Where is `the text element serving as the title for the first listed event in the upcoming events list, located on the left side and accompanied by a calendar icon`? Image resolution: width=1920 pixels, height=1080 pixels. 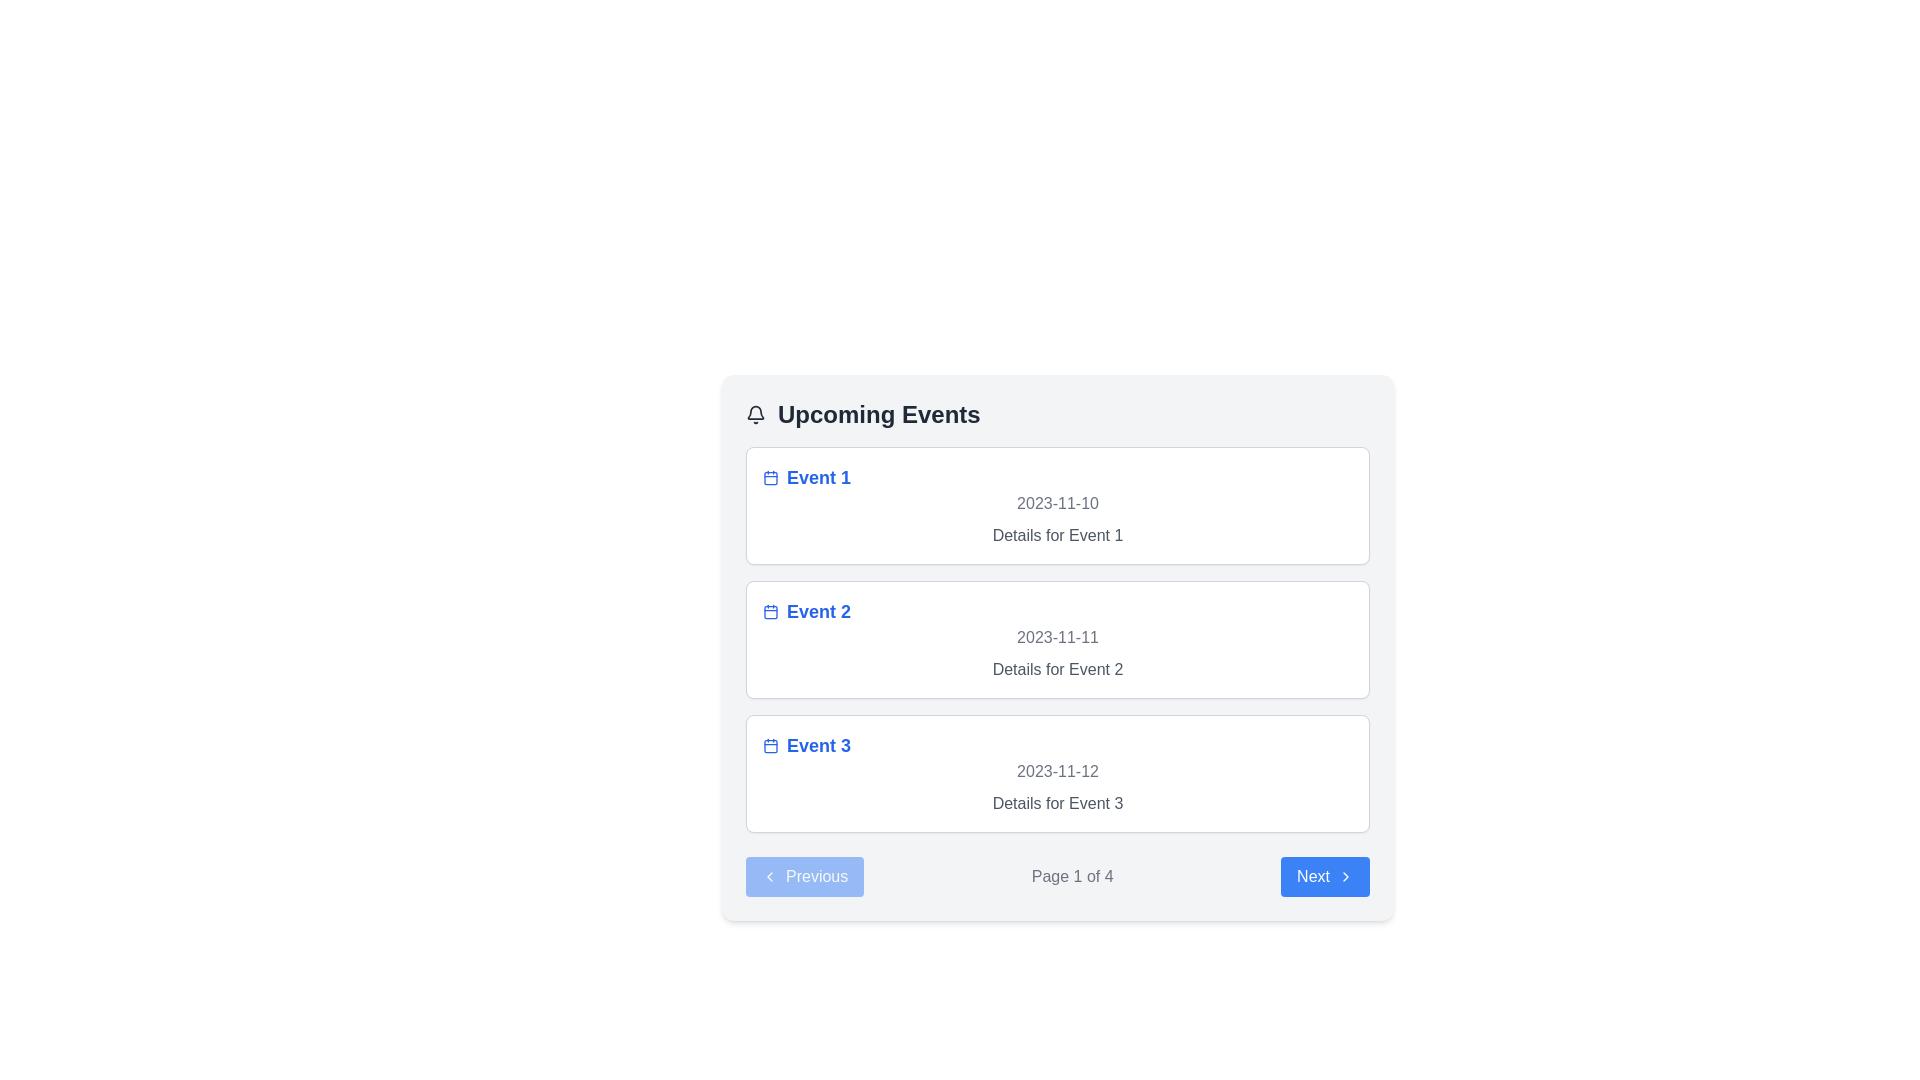
the text element serving as the title for the first listed event in the upcoming events list, located on the left side and accompanied by a calendar icon is located at coordinates (819, 478).